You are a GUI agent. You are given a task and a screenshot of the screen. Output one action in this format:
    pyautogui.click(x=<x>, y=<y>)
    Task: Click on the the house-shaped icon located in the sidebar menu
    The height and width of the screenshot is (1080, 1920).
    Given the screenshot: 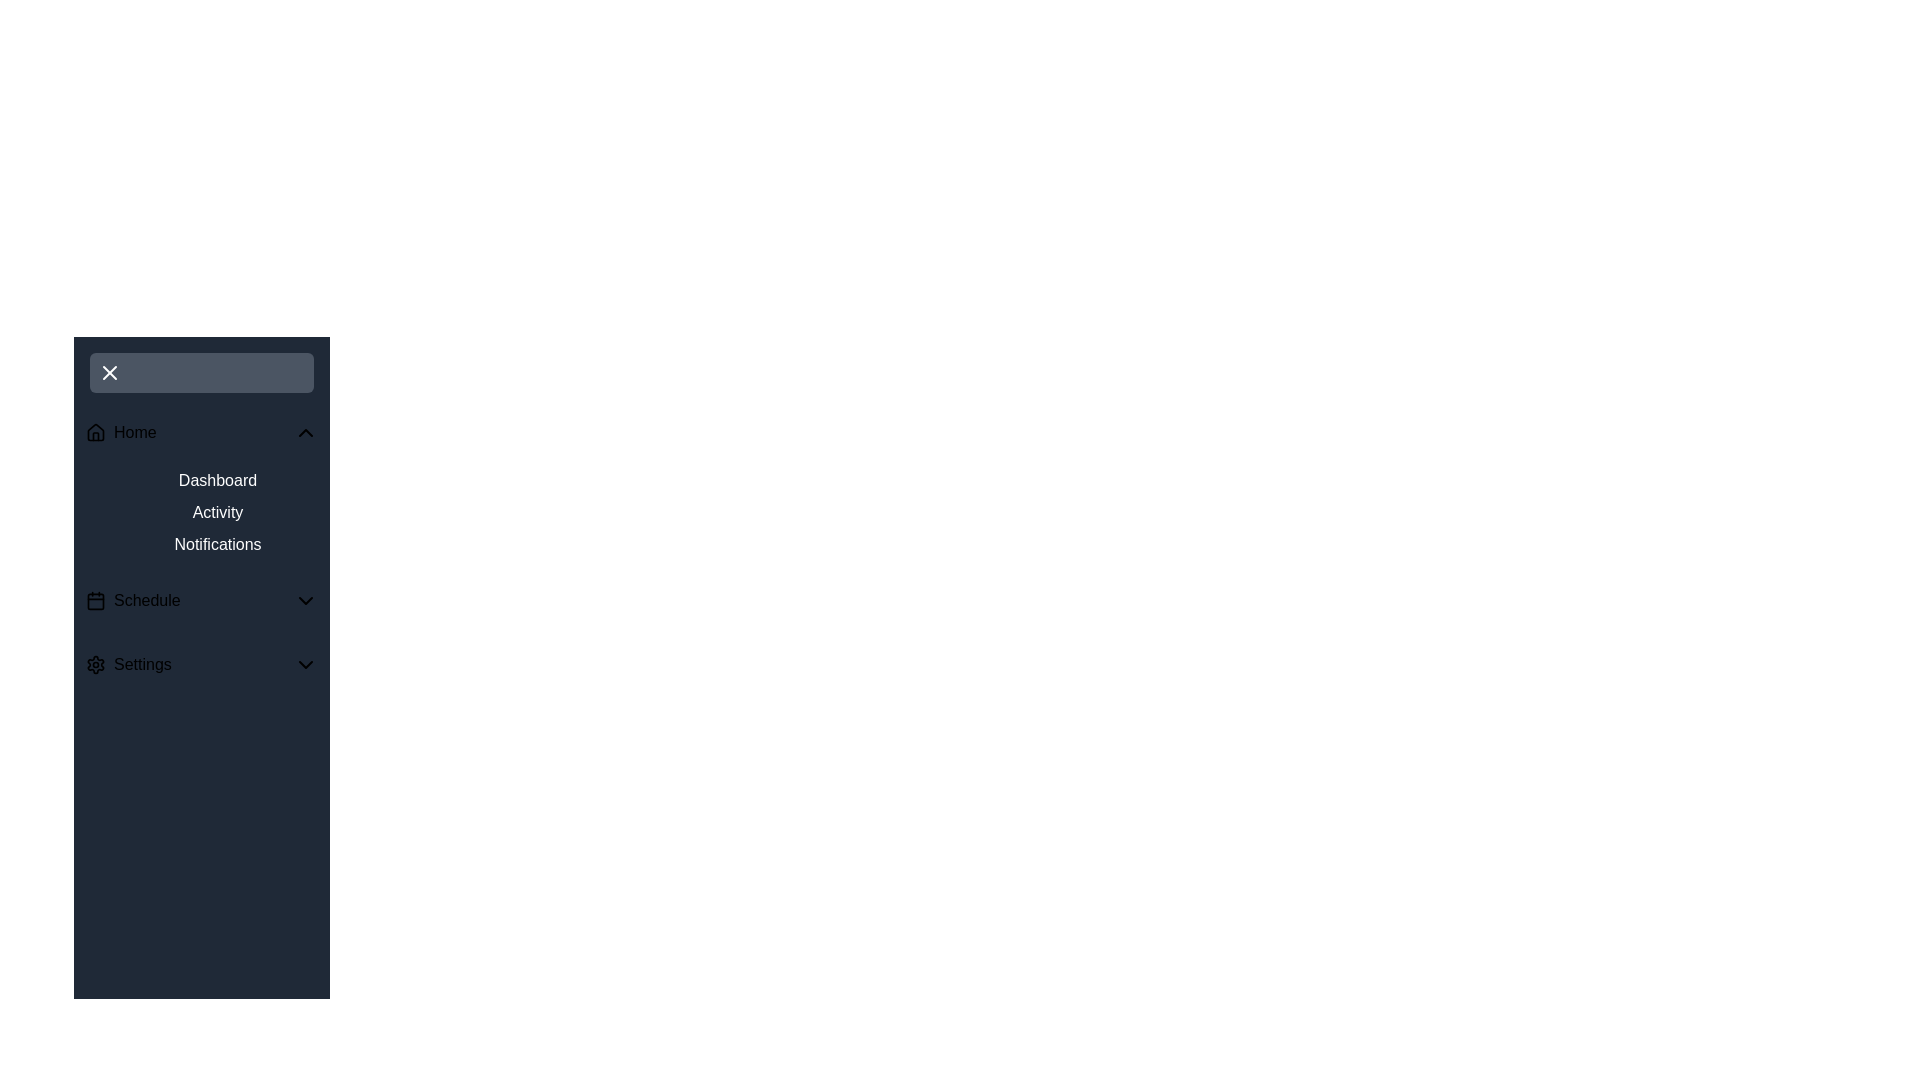 What is the action you would take?
    pyautogui.click(x=95, y=431)
    